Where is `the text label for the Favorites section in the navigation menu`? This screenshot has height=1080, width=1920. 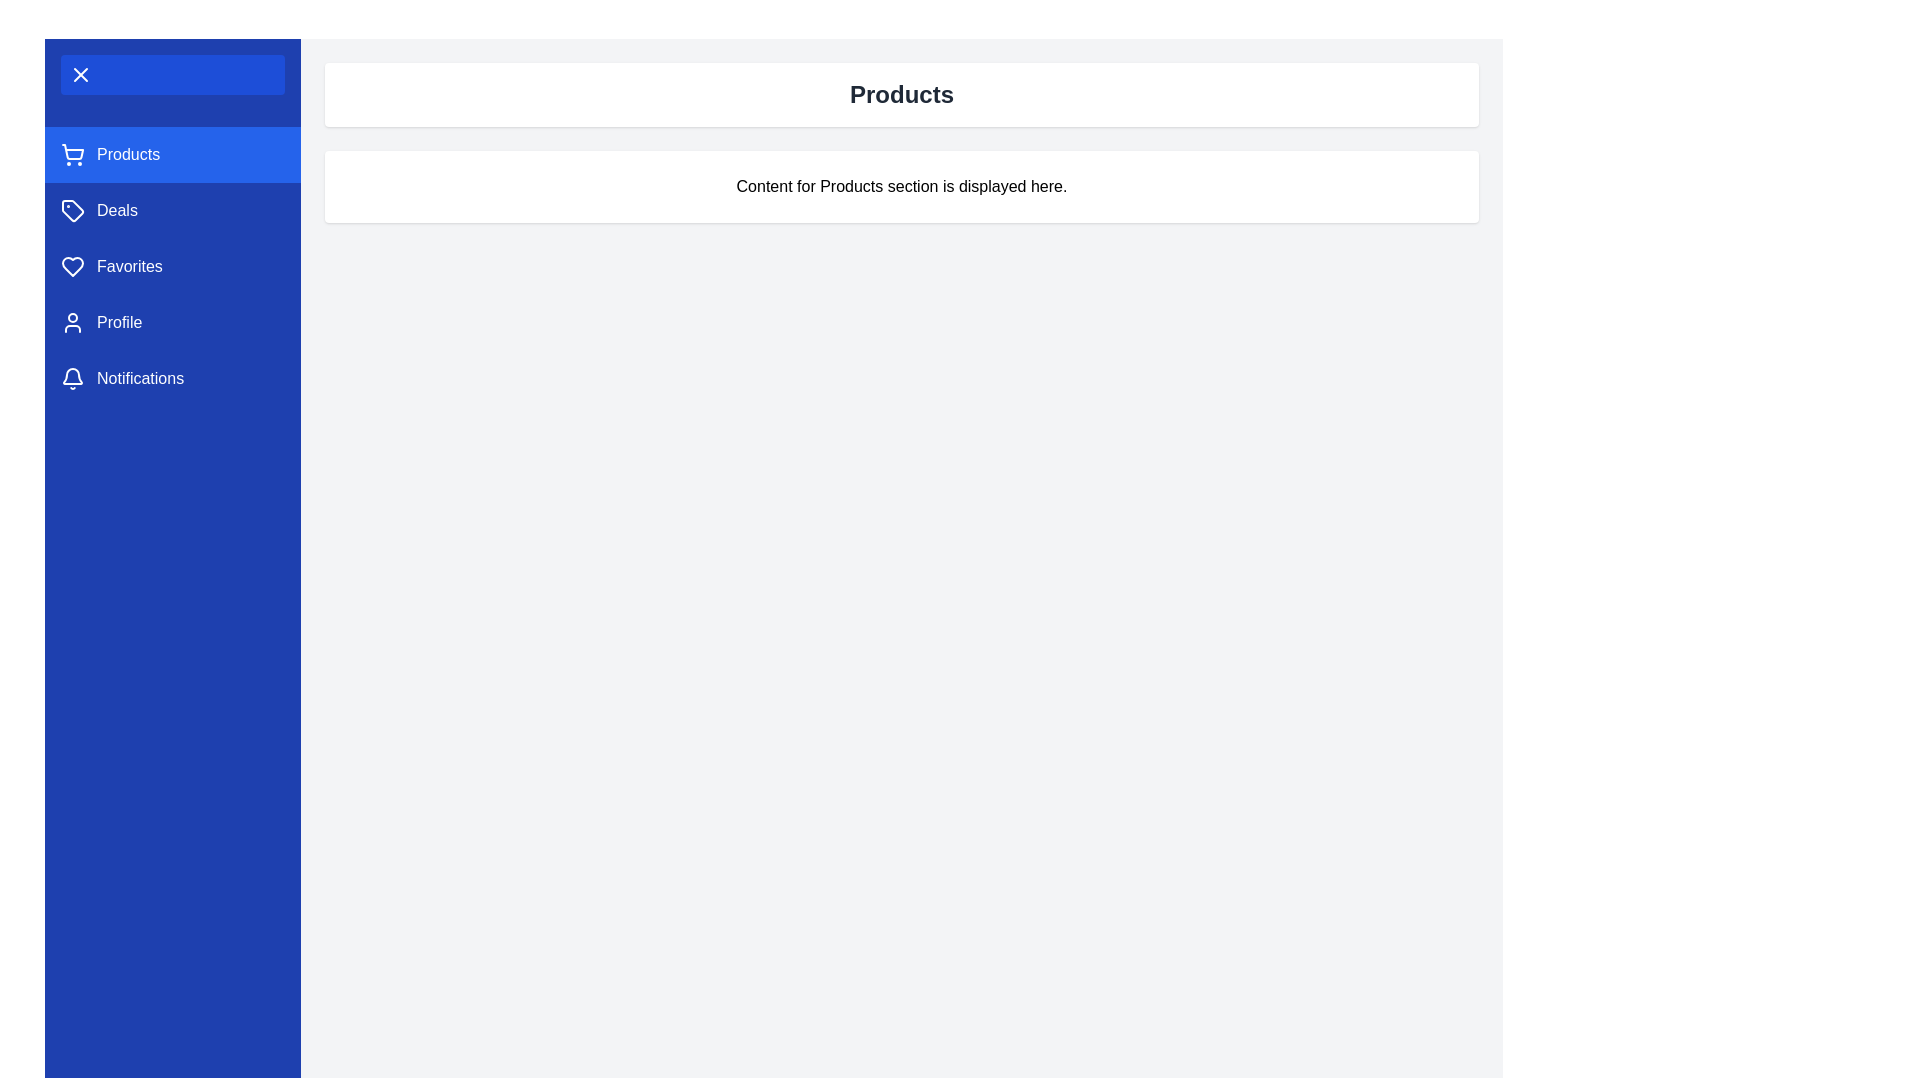
the text label for the Favorites section in the navigation menu is located at coordinates (128, 265).